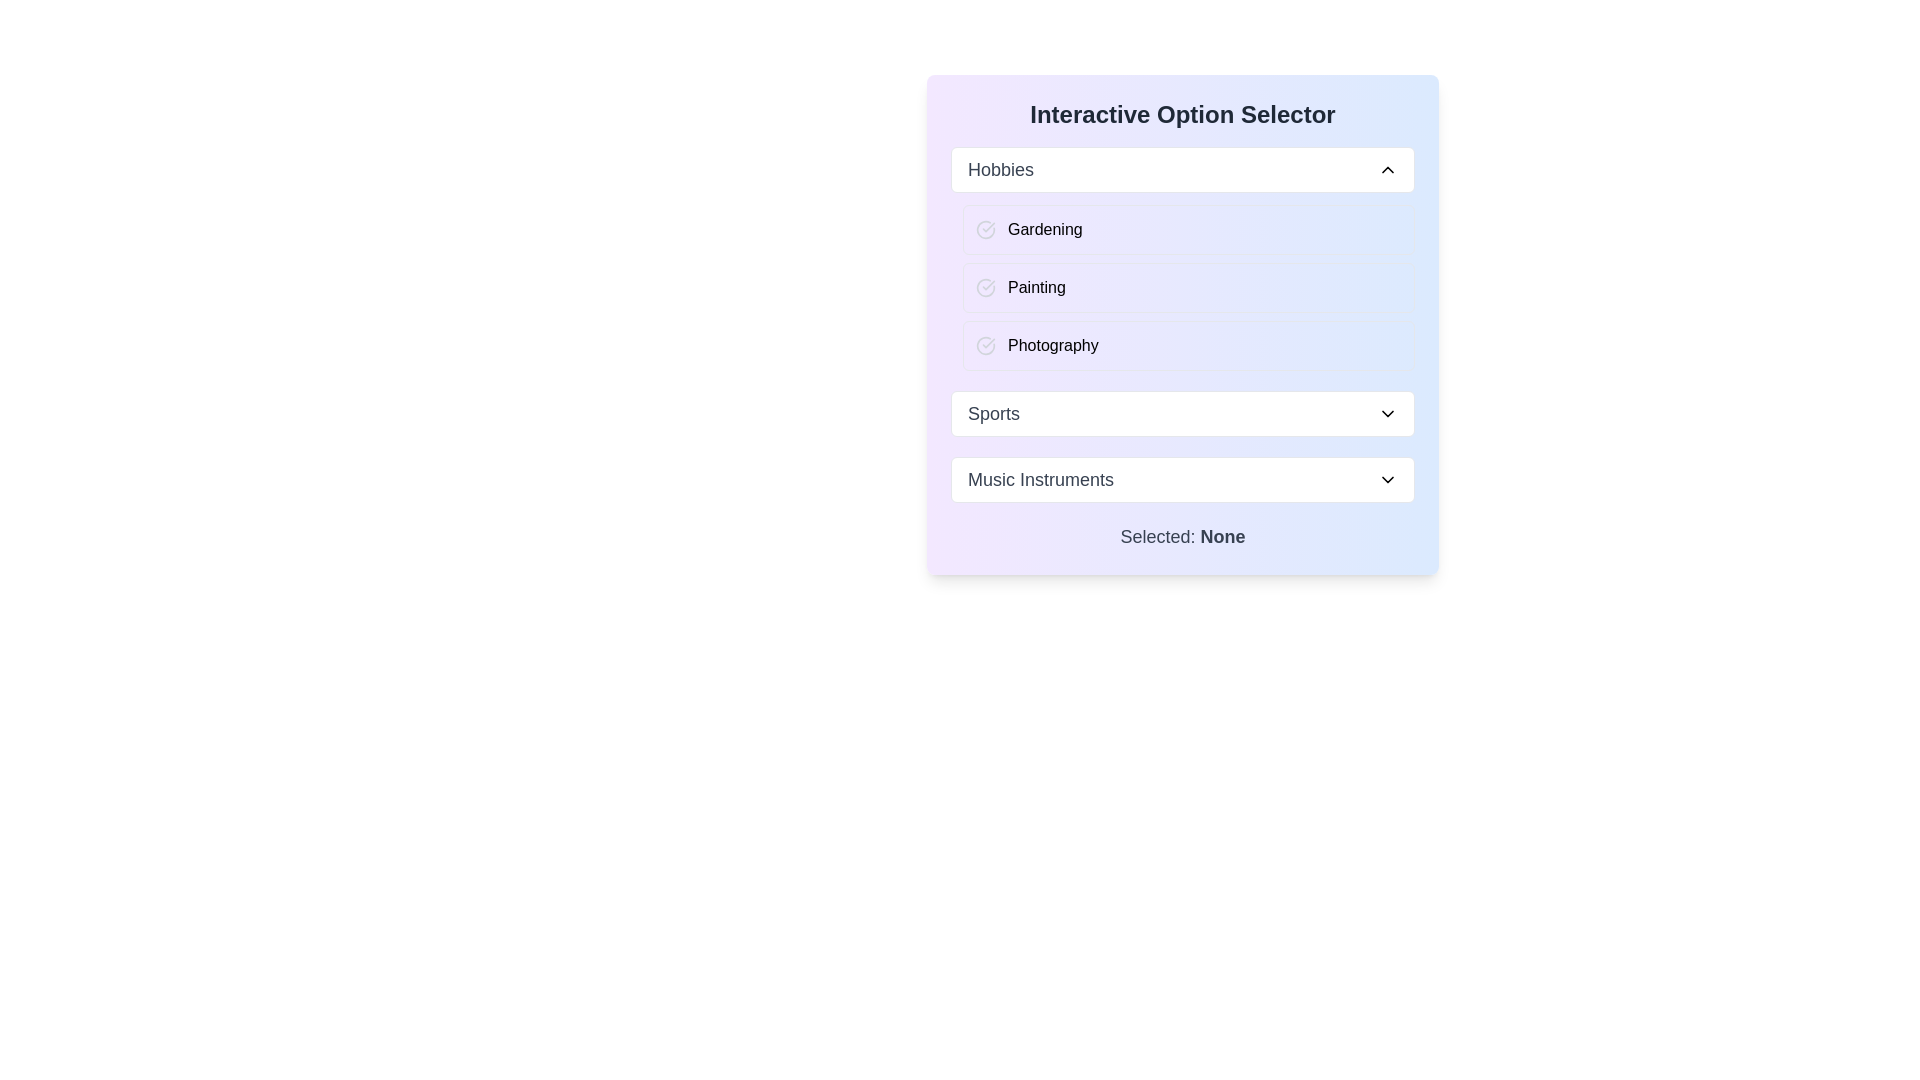 The width and height of the screenshot is (1920, 1080). Describe the element at coordinates (1386, 479) in the screenshot. I see `the downward-facing chevron icon in the 'Music Instruments' dropdown selection box, which indicates expandability or further options` at that location.